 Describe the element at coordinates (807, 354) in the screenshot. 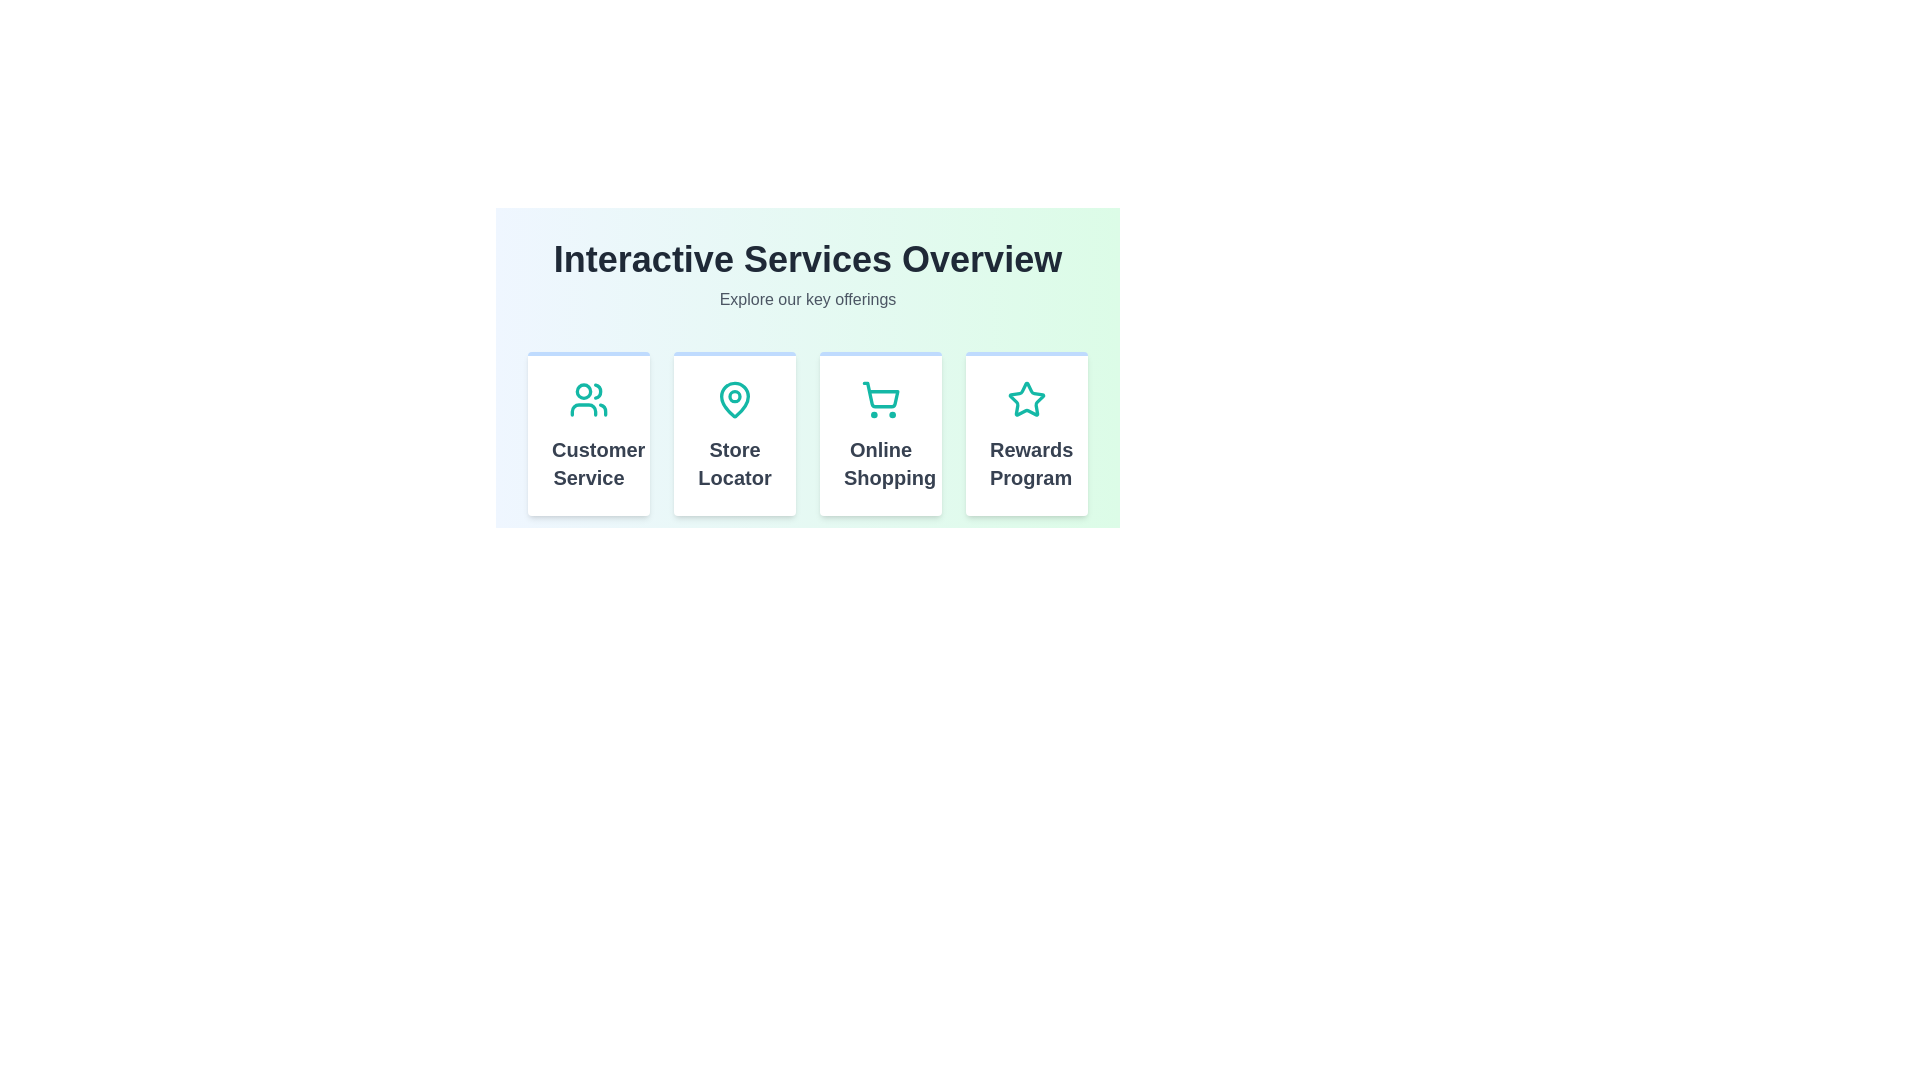

I see `the sections within the 'Interactive Services Overview' dialog box` at that location.